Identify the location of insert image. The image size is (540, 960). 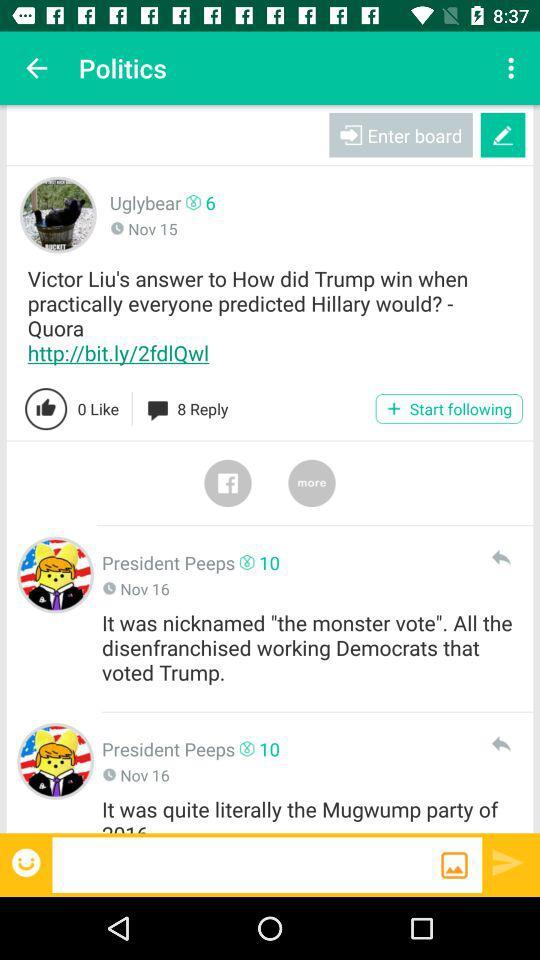
(454, 864).